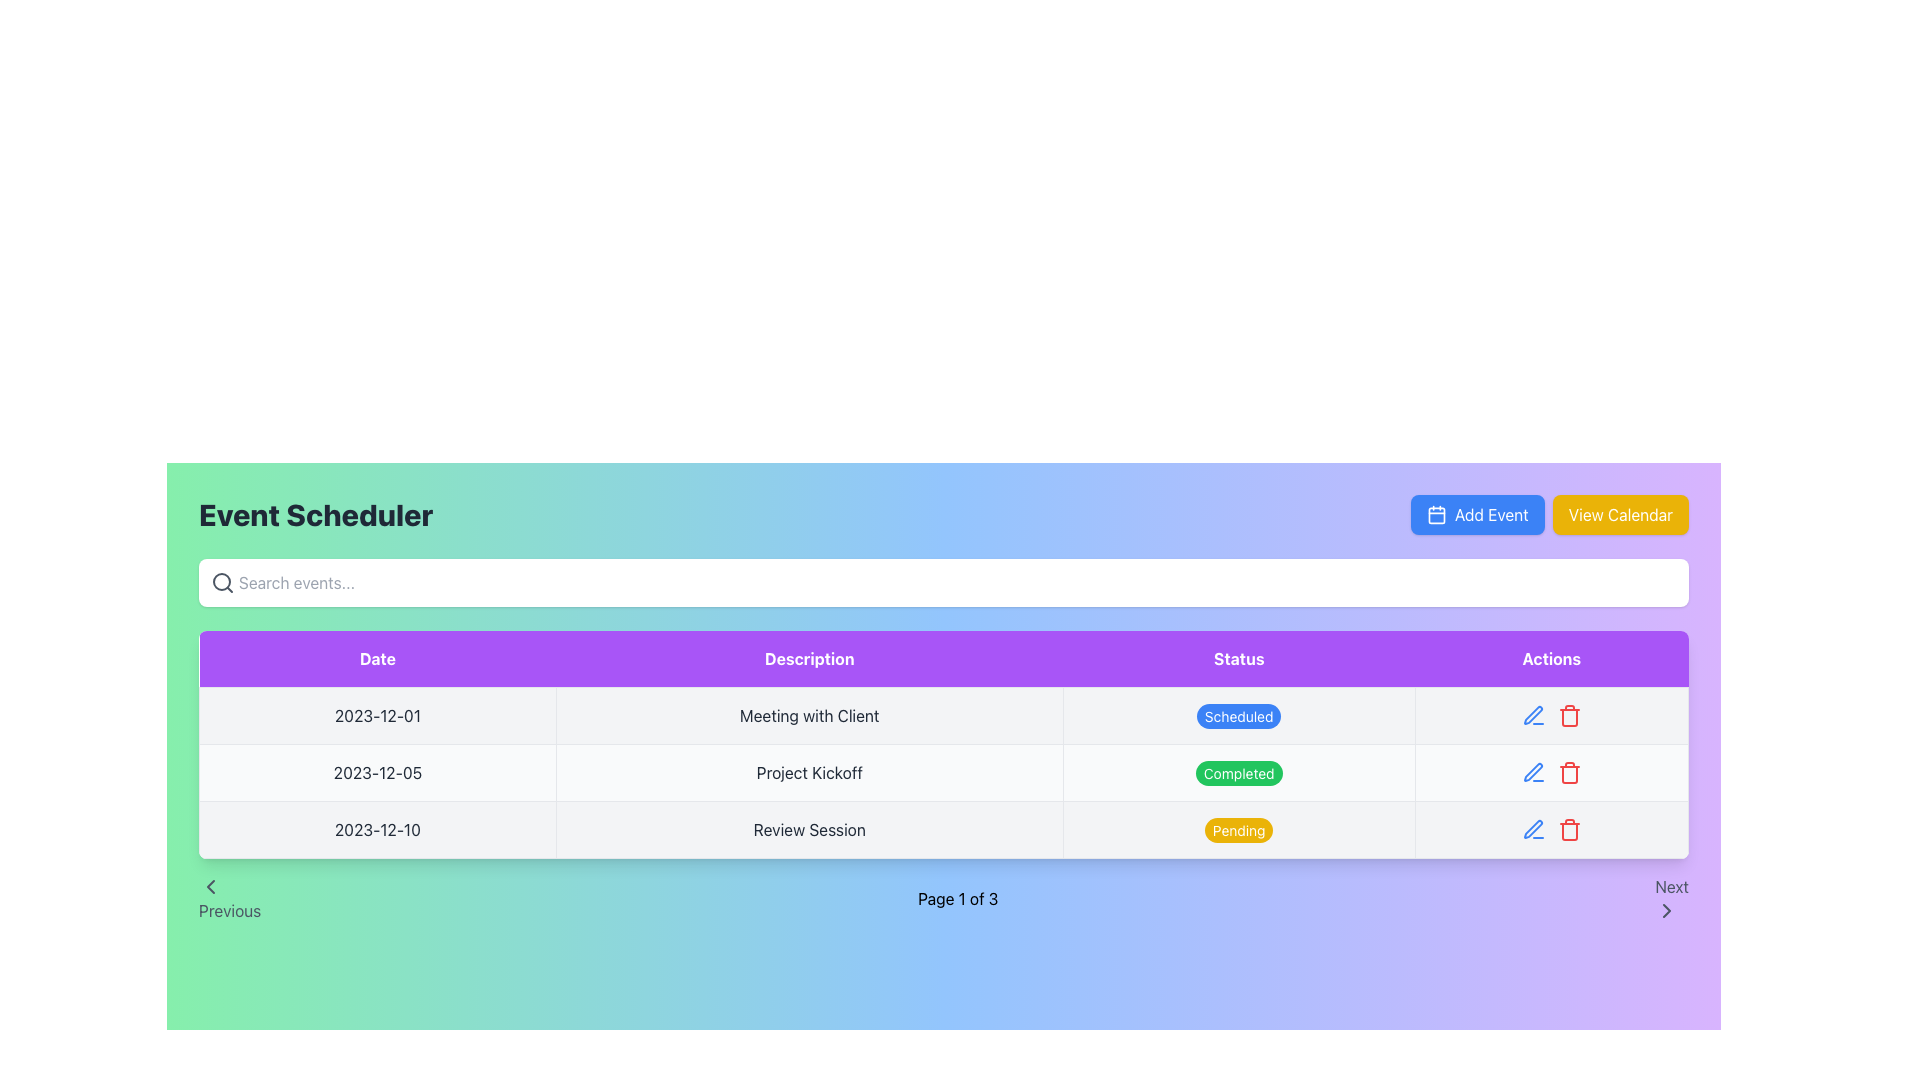  Describe the element at coordinates (1671, 897) in the screenshot. I see `the button-like interactive text link located at the bottom-right corner of the page, adjacent to other pagination controls` at that location.